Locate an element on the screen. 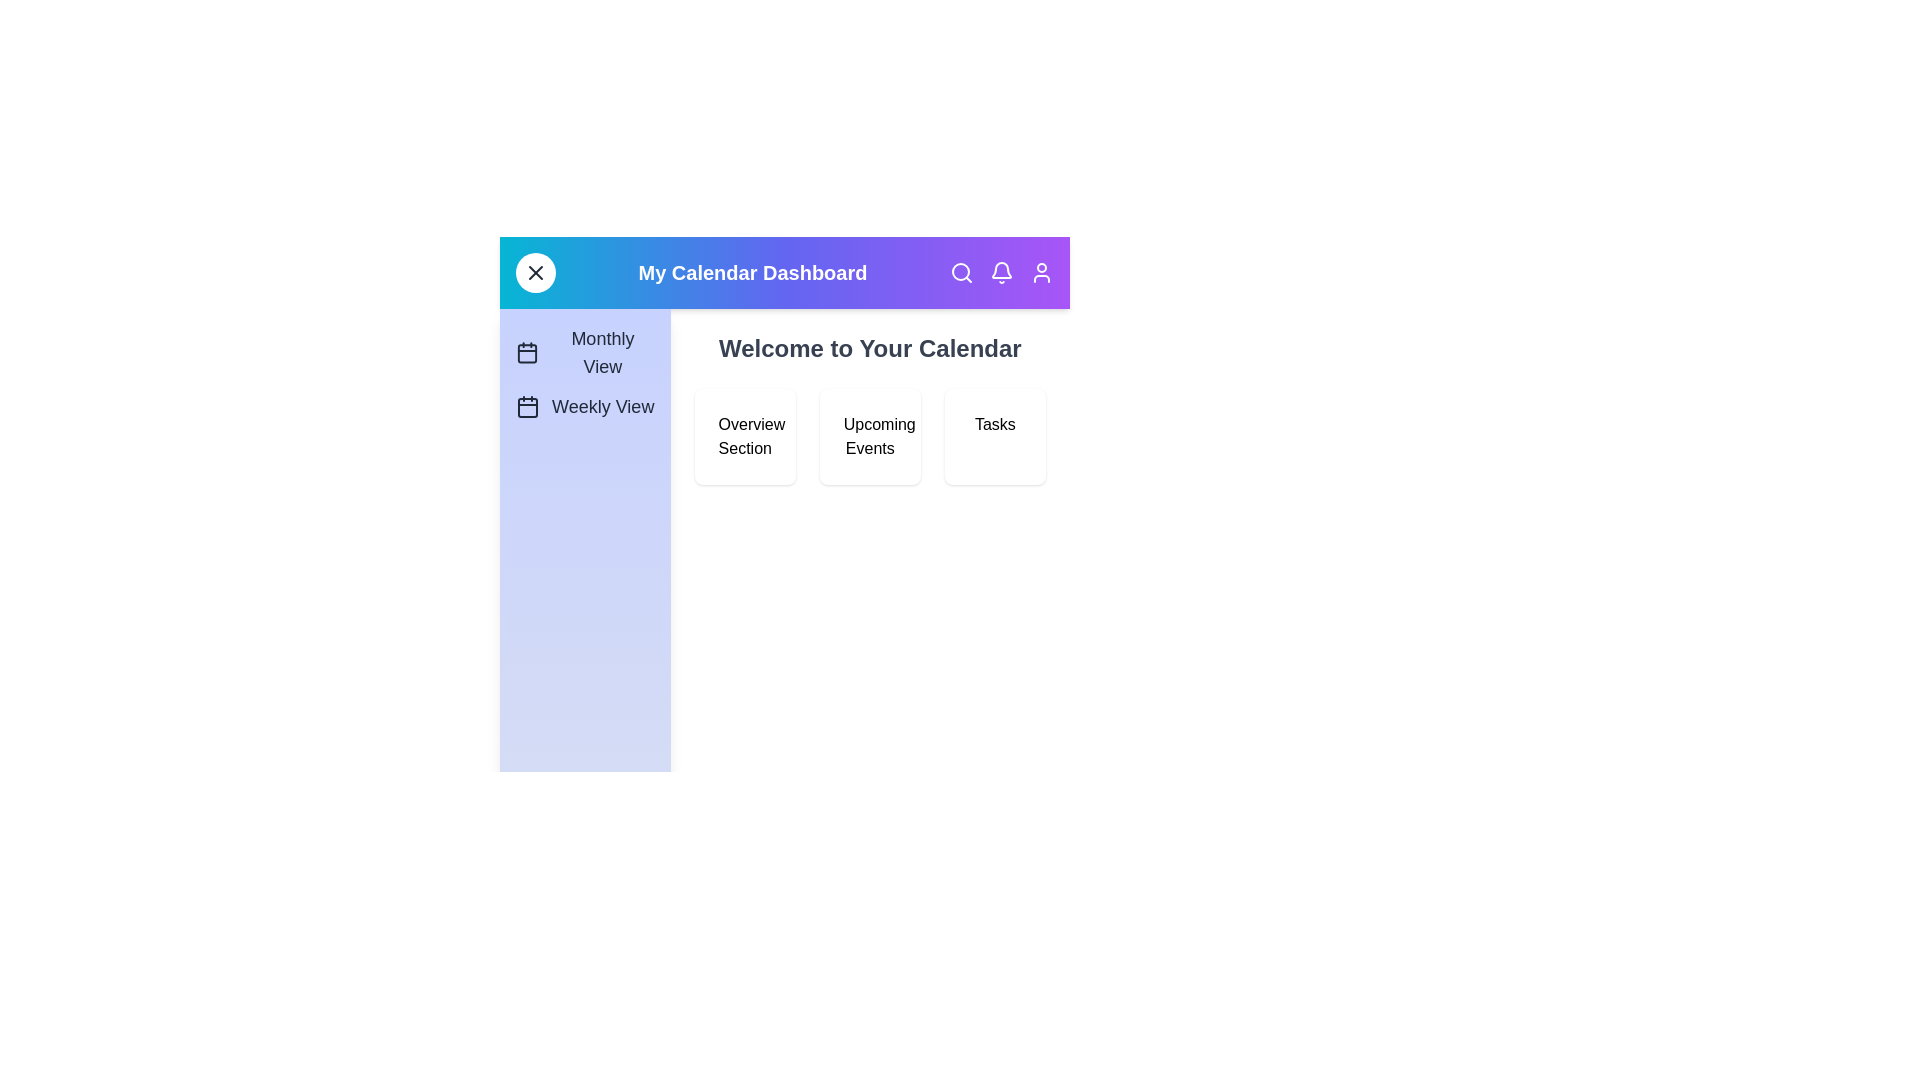  the calendar icon located in the left navigation sidebar, which is styled with a dark outline and is adjacent to the 'Monthly View' text label is located at coordinates (527, 352).